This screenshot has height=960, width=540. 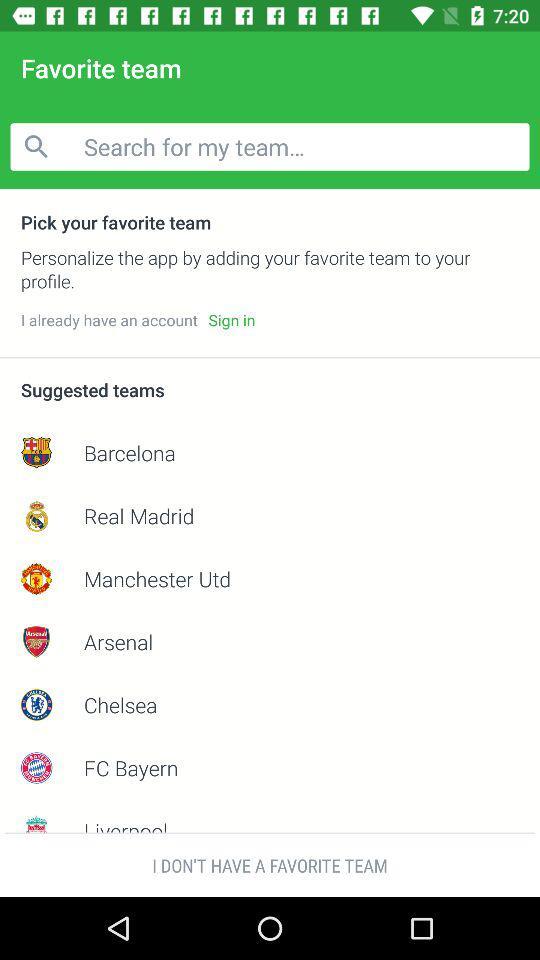 I want to click on the sign in, so click(x=230, y=320).